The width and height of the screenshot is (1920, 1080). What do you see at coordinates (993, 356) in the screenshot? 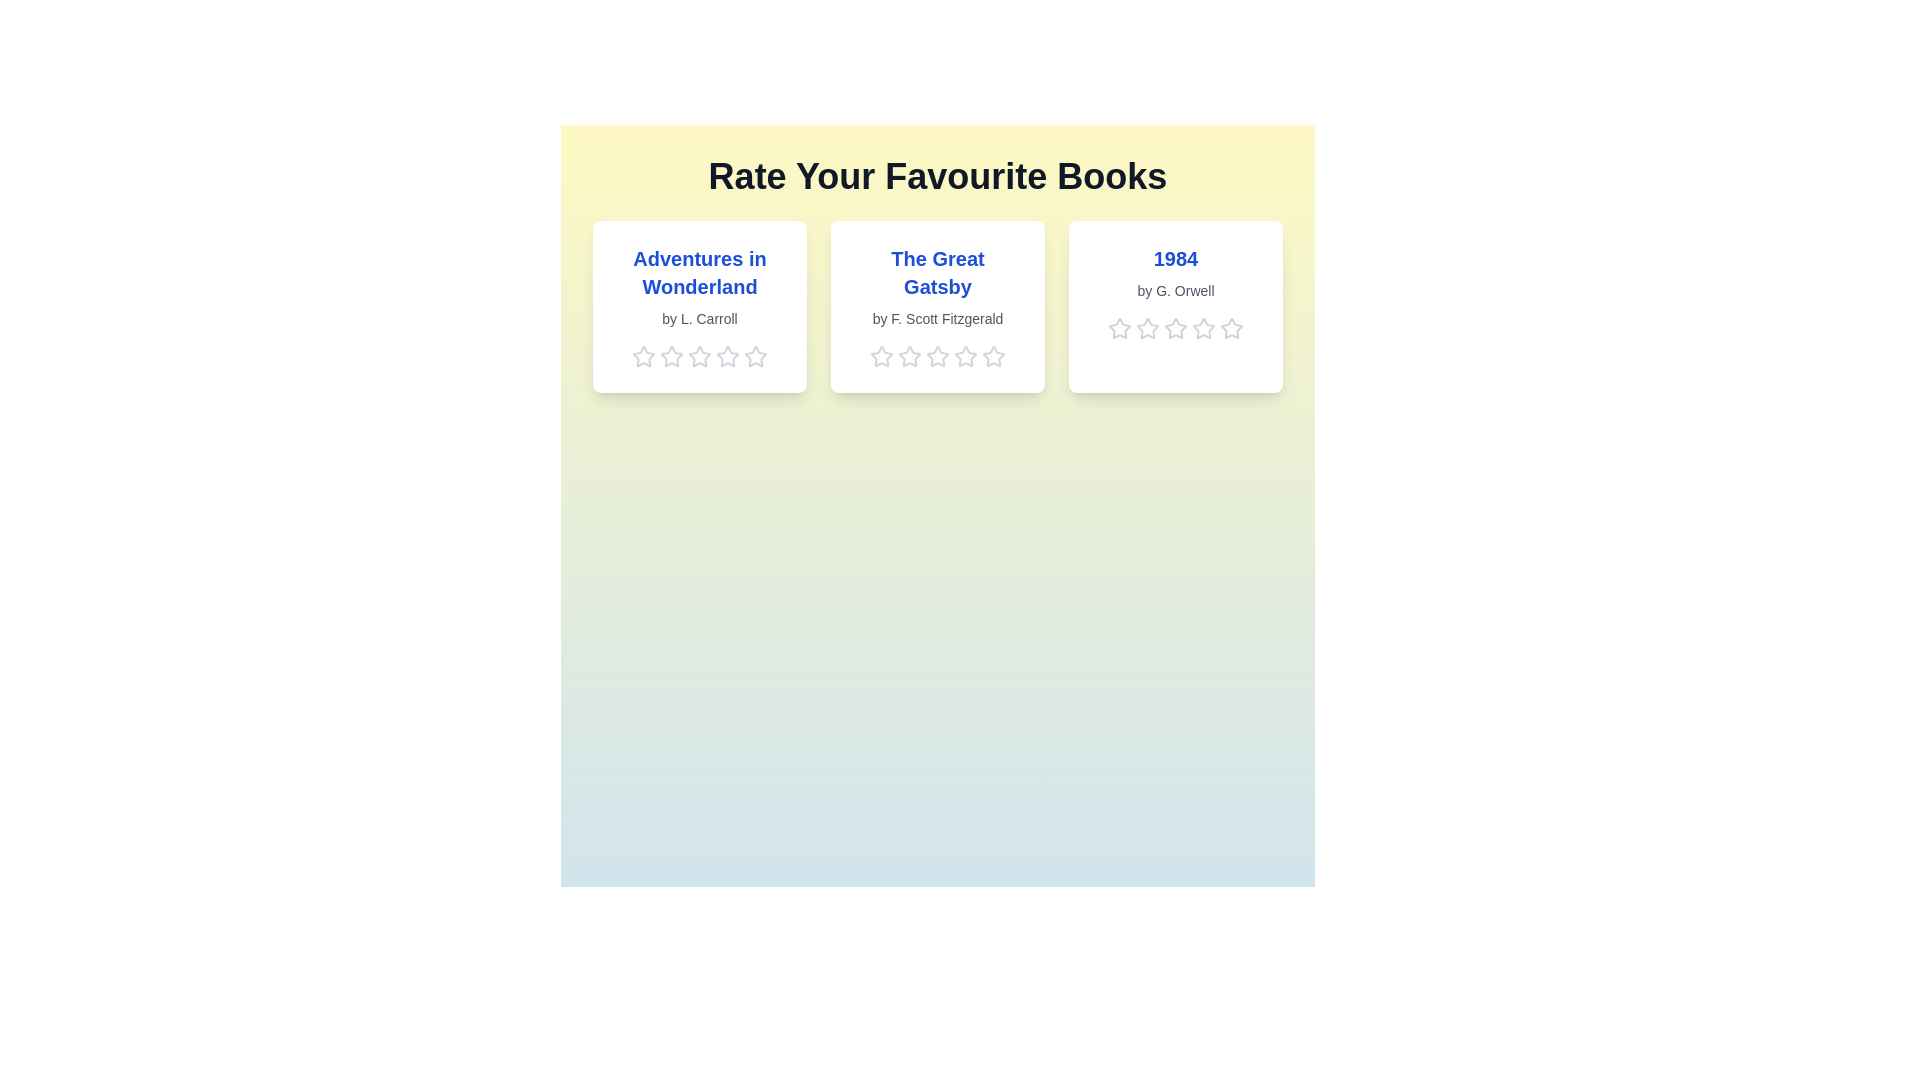
I see `the 5 star for the book titled 'The Great Gatsby'` at bounding box center [993, 356].